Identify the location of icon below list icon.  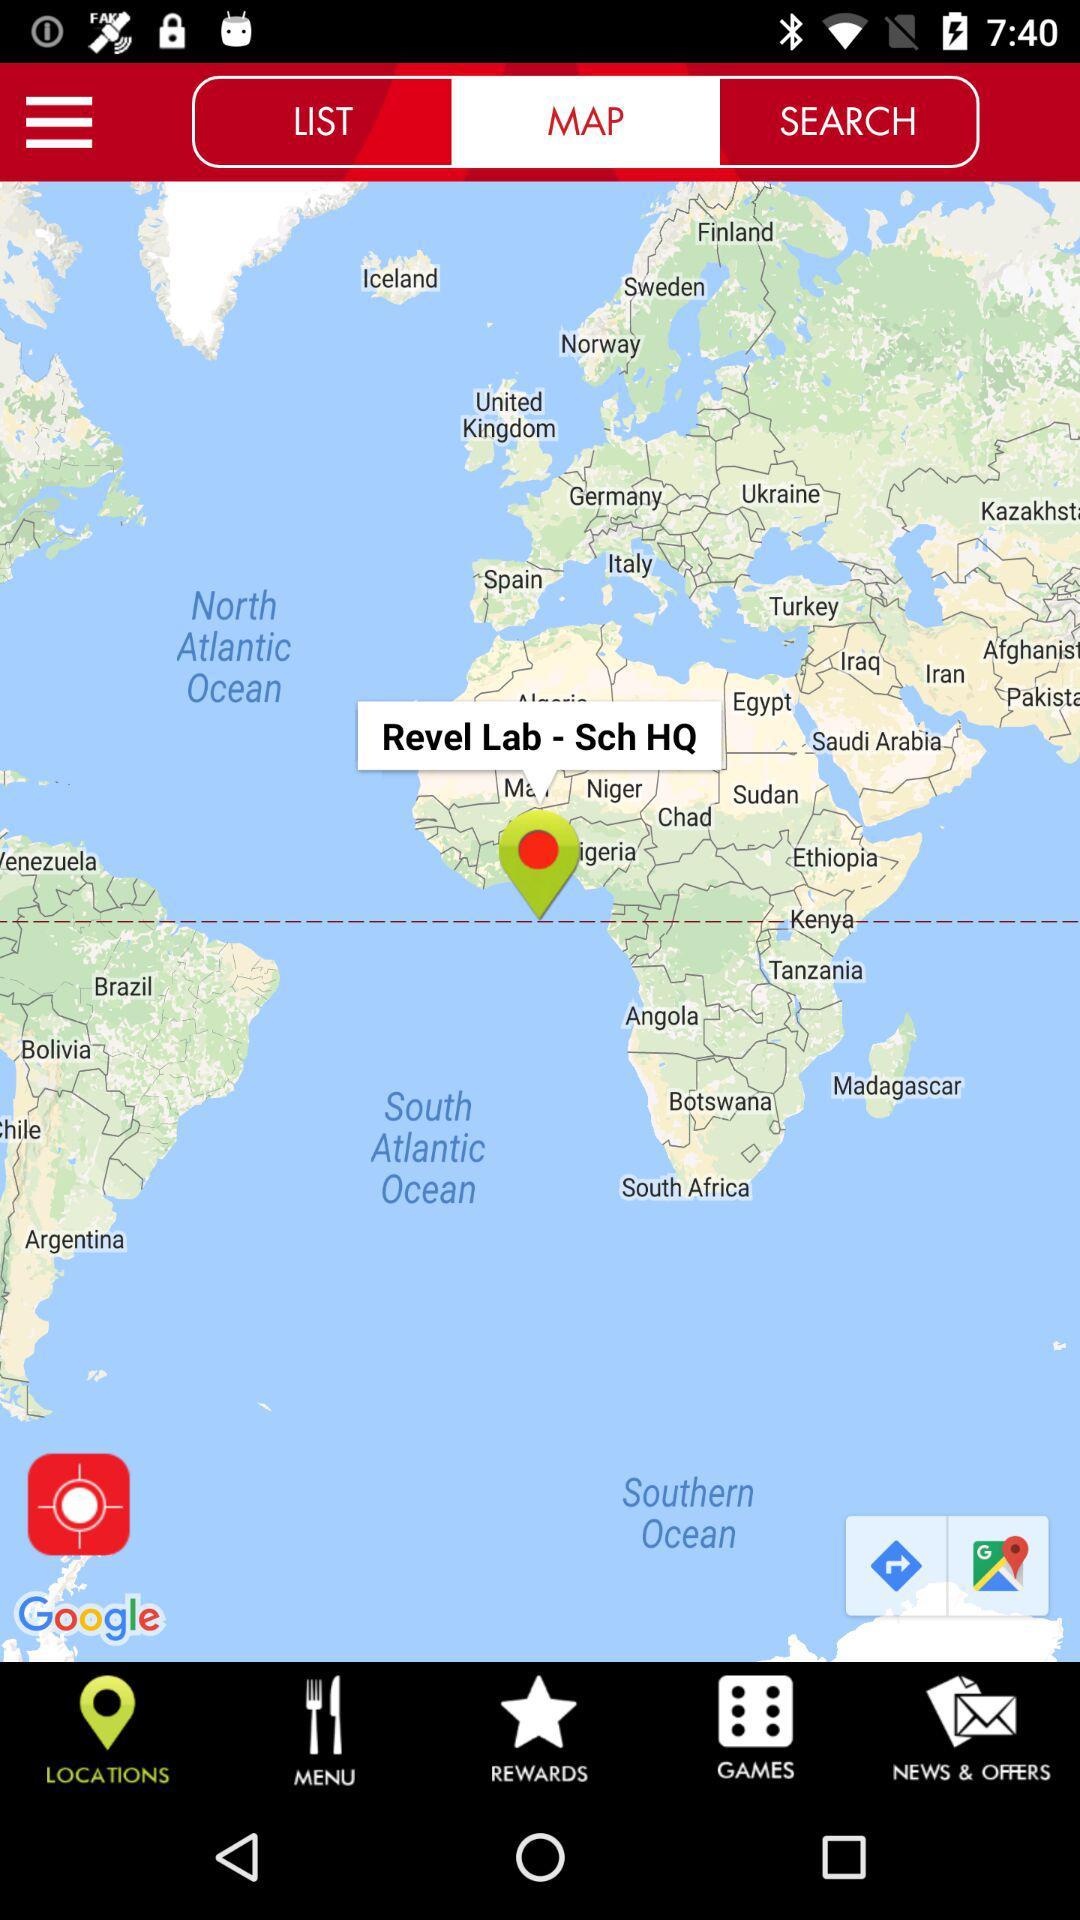
(540, 920).